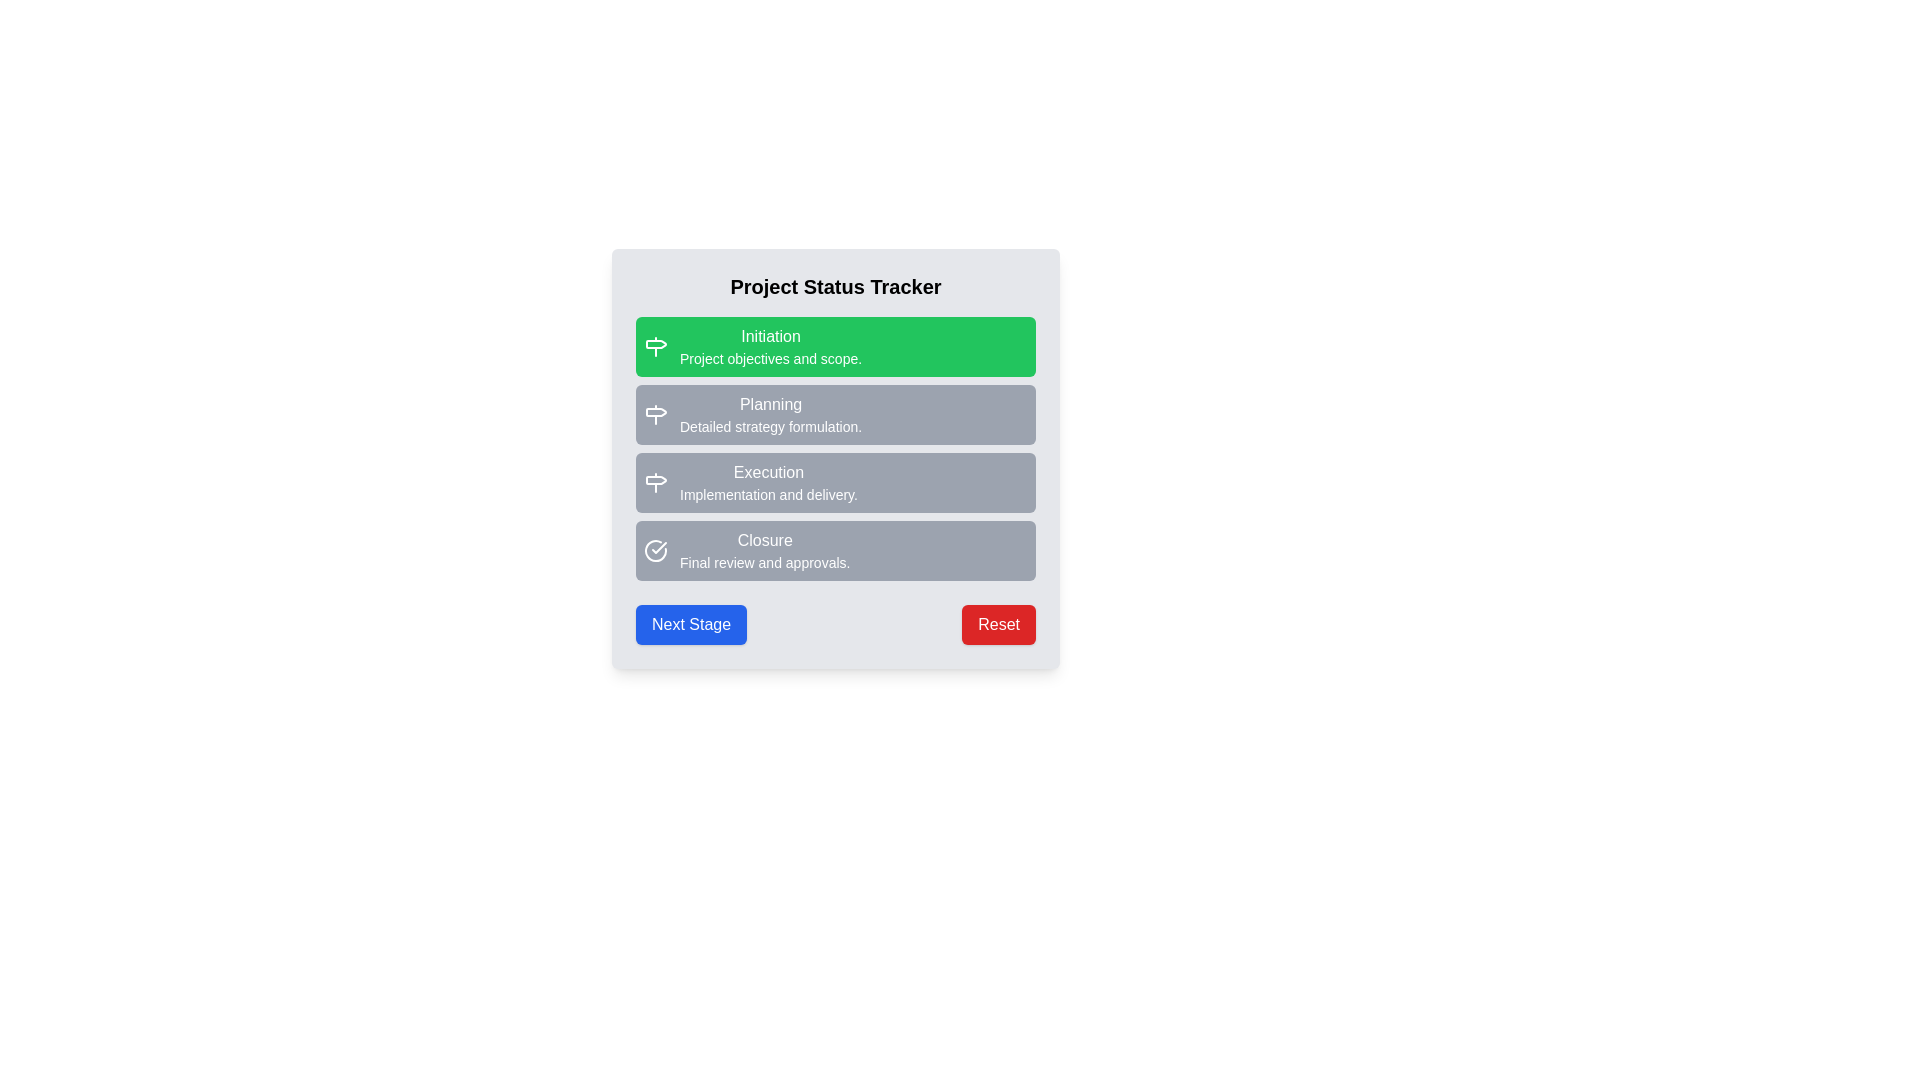 This screenshot has height=1080, width=1920. I want to click on the descriptive label with the text 'Execution' in bold, located in the Project Status Tracker section, positioned between 'Planning' and 'Closure', so click(835, 459).